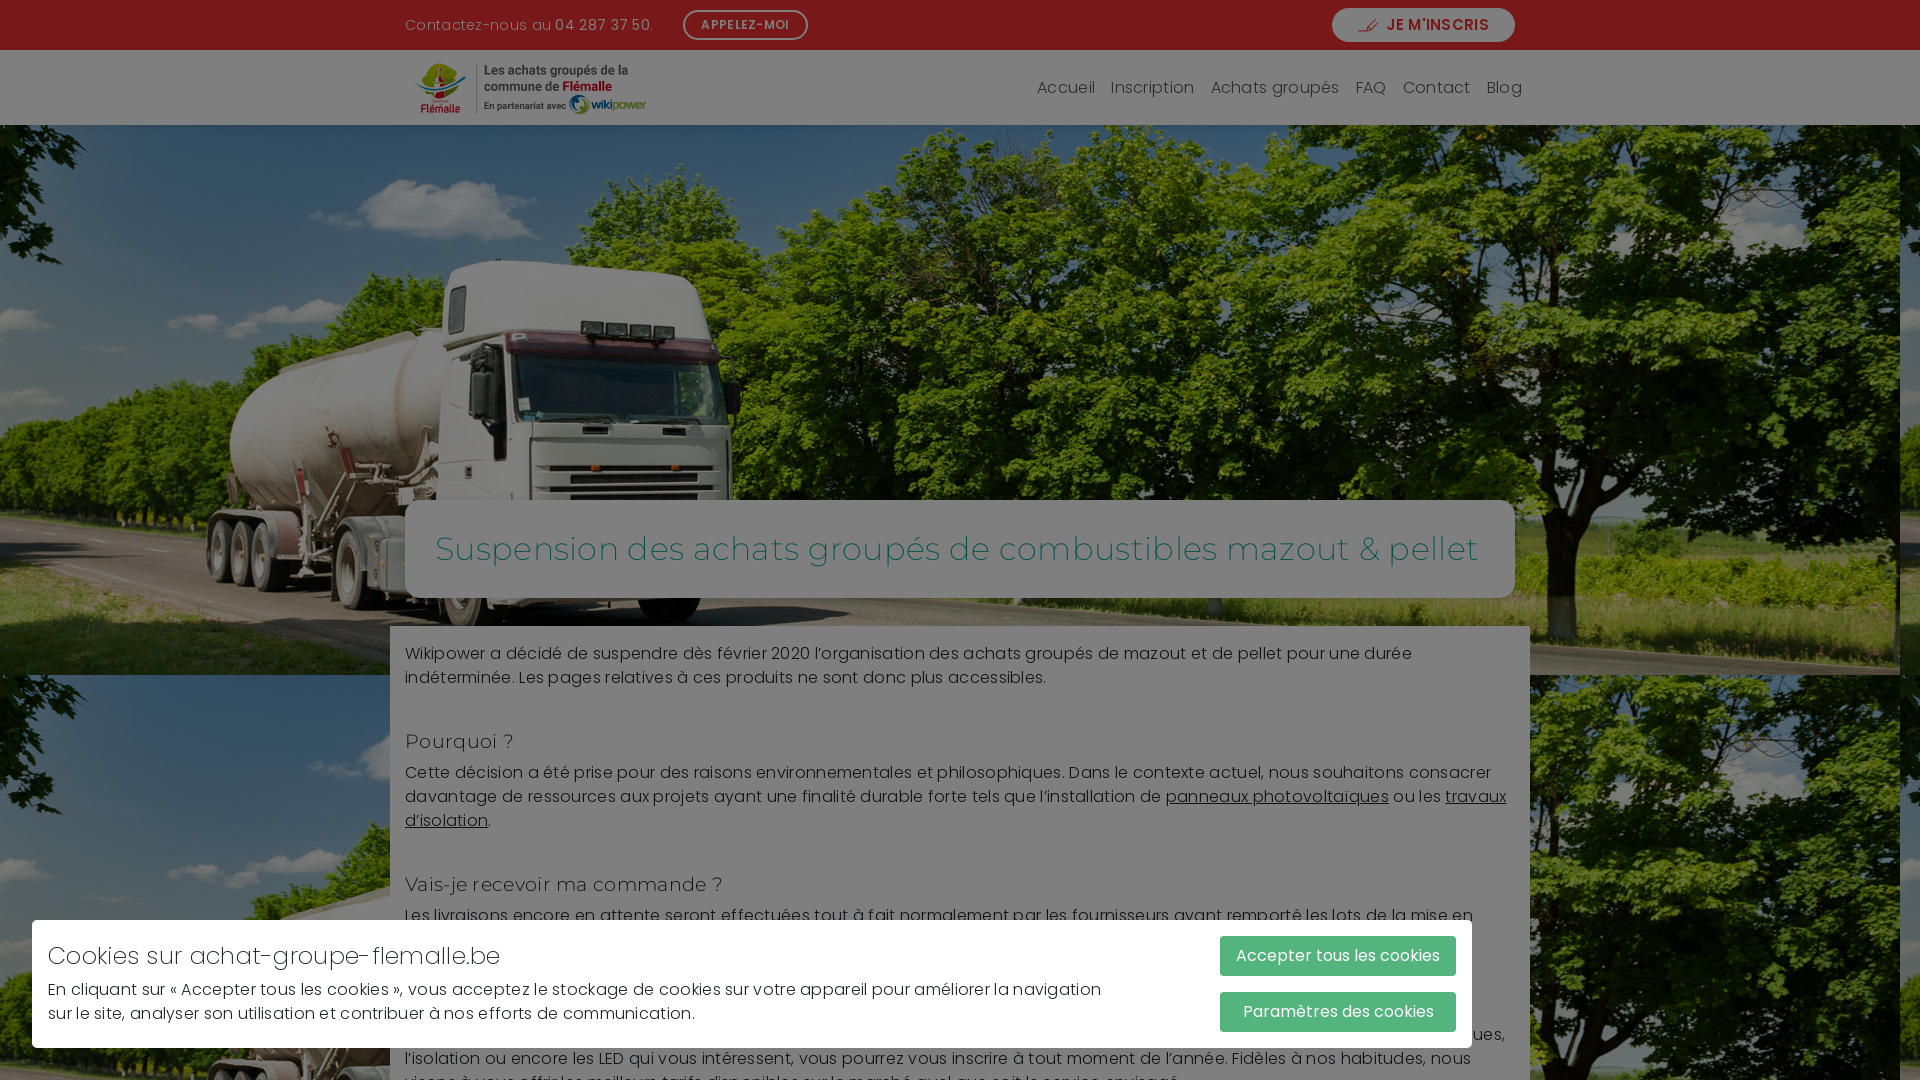  Describe the element at coordinates (1152, 87) in the screenshot. I see `'Inscription'` at that location.